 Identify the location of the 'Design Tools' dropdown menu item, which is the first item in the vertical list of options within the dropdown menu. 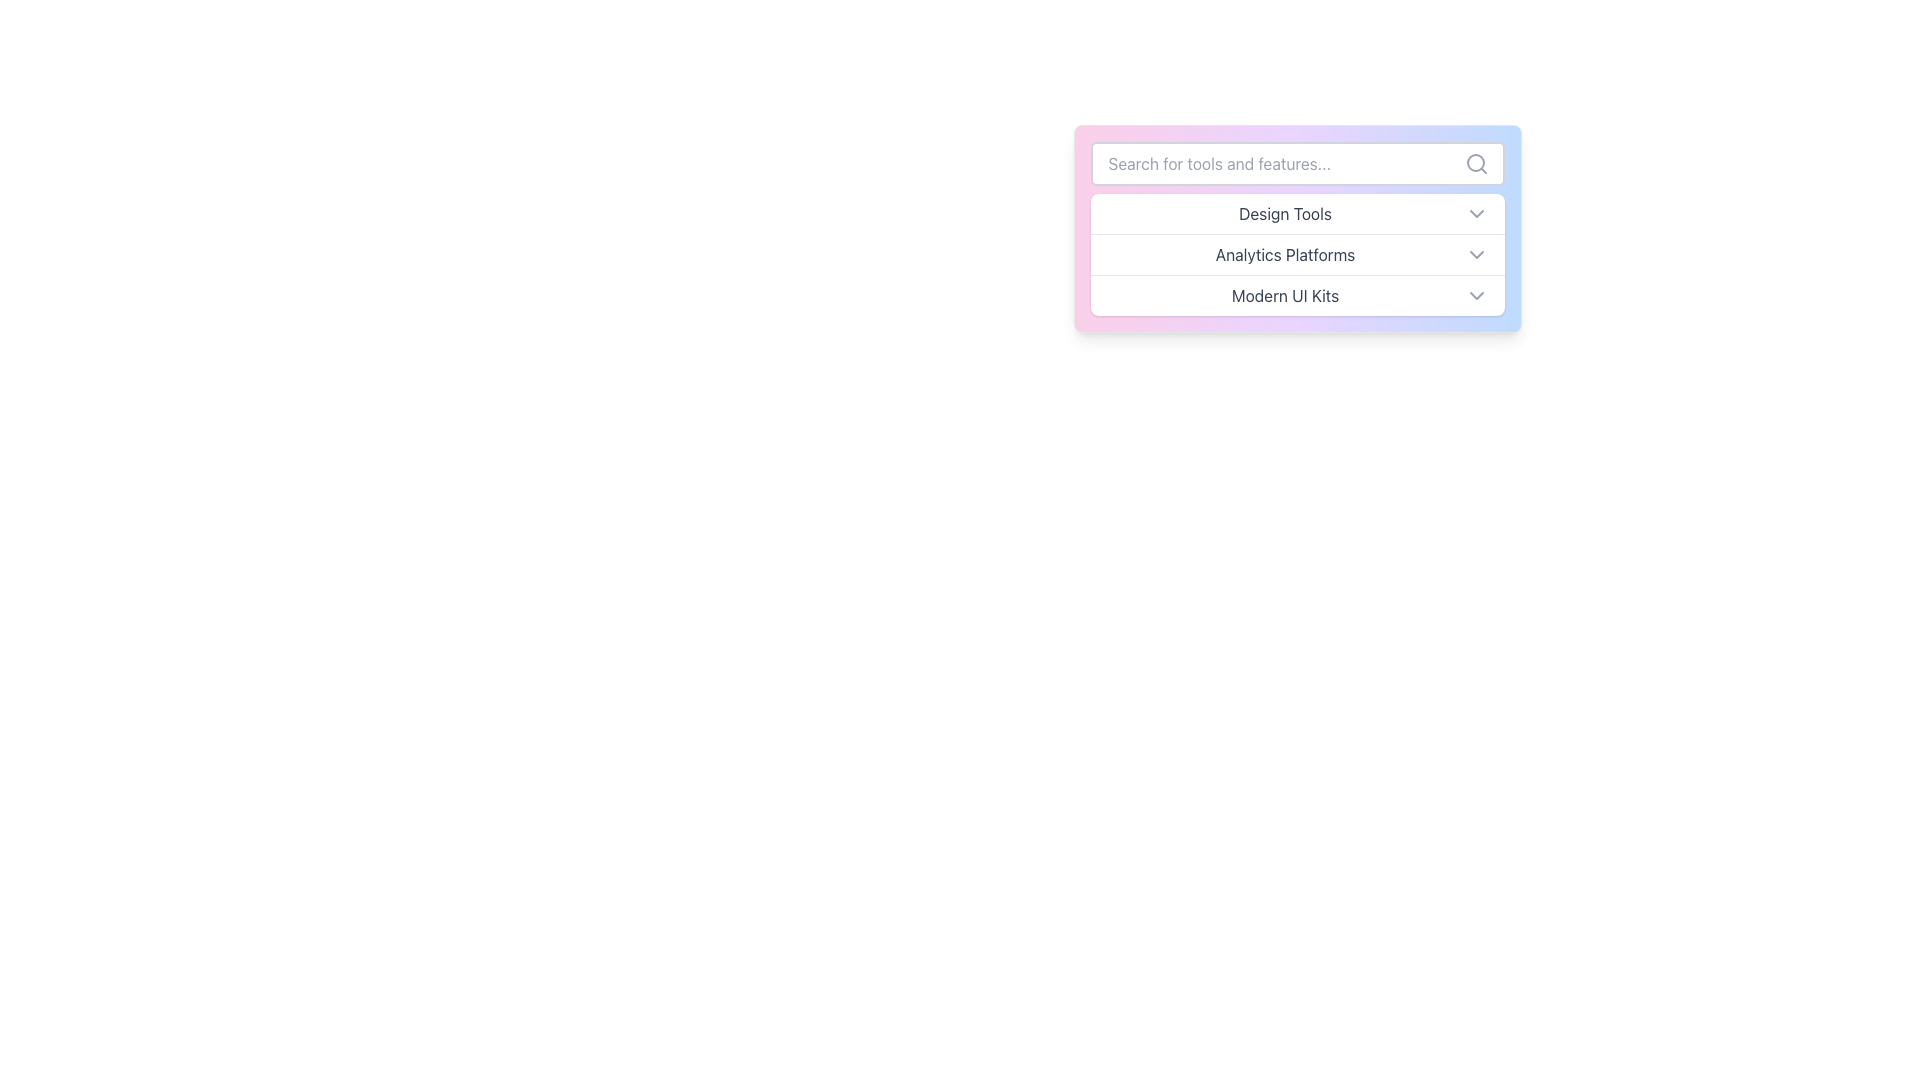
(1297, 213).